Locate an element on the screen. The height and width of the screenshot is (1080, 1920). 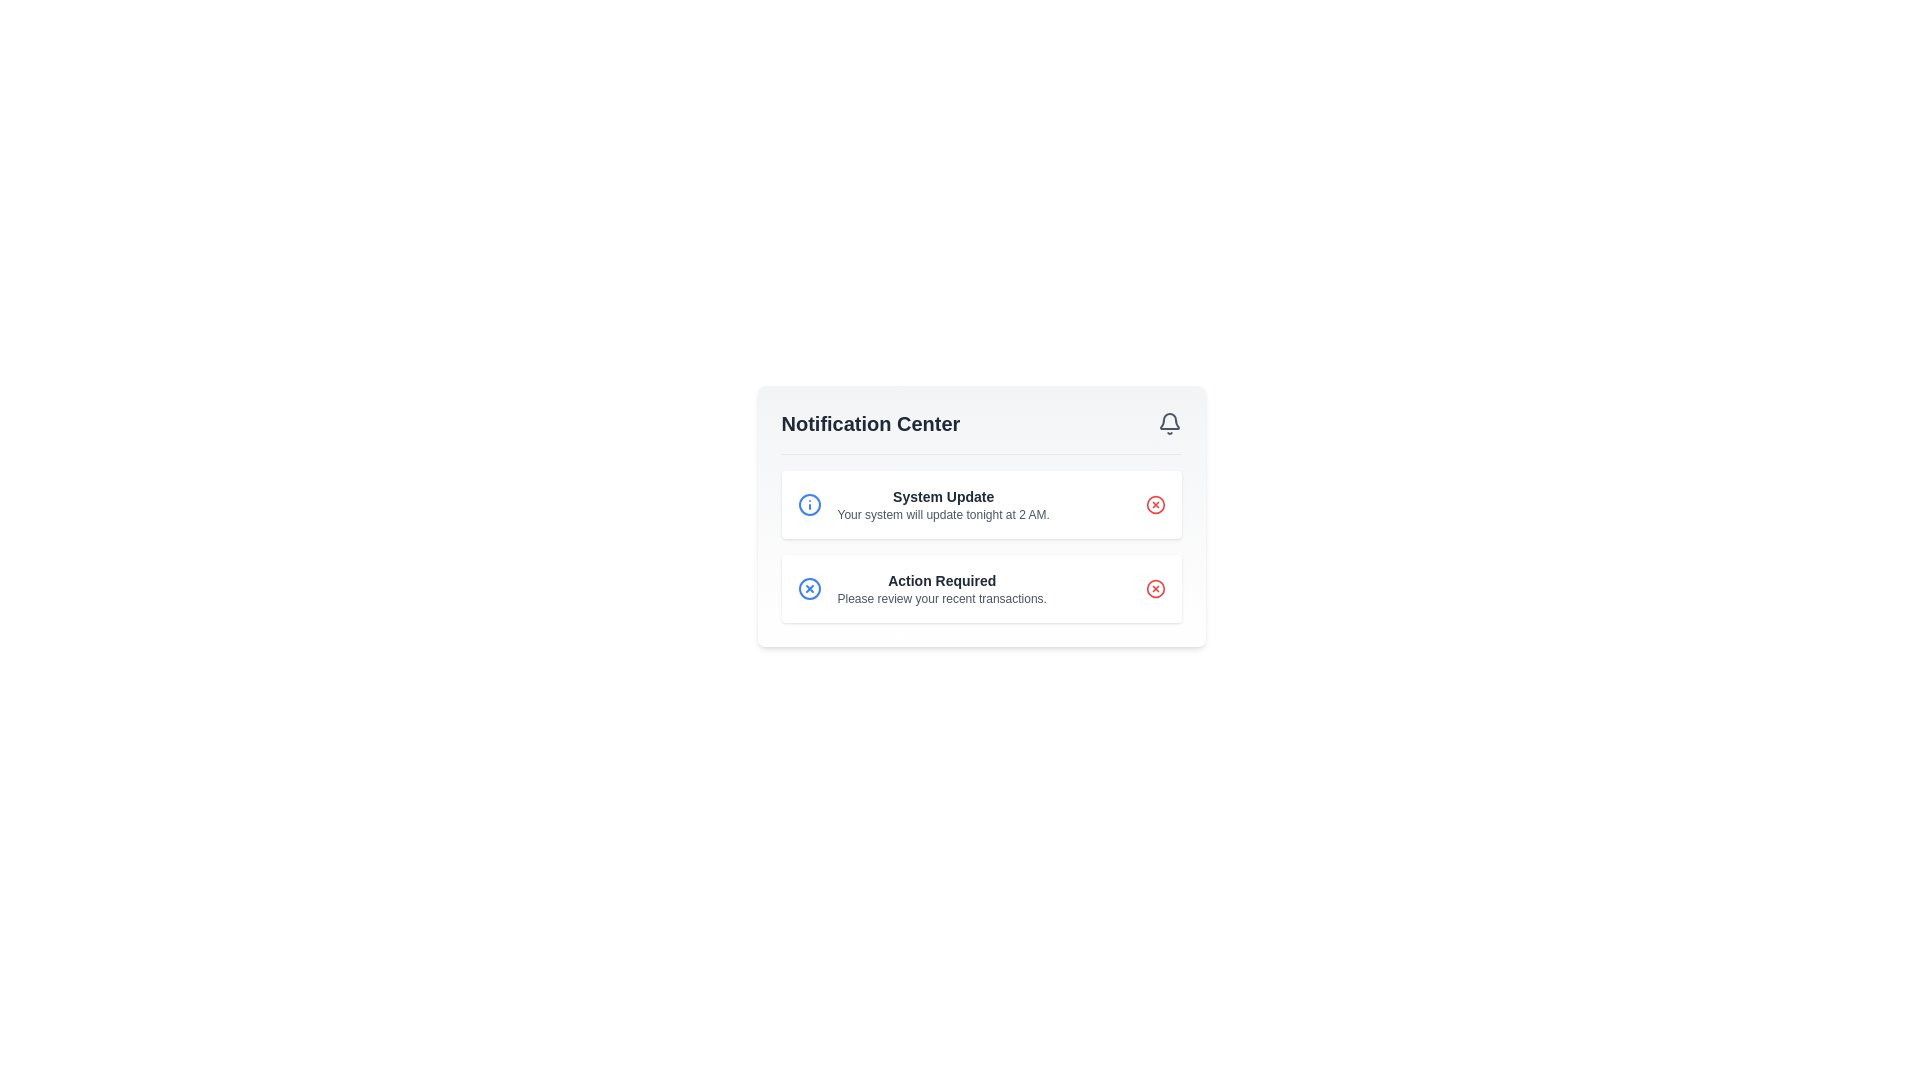
the text label that reads 'Your system will update tonight at 2 AM.' located in the notification card below the 'System Update' header in the Notification Center is located at coordinates (942, 514).